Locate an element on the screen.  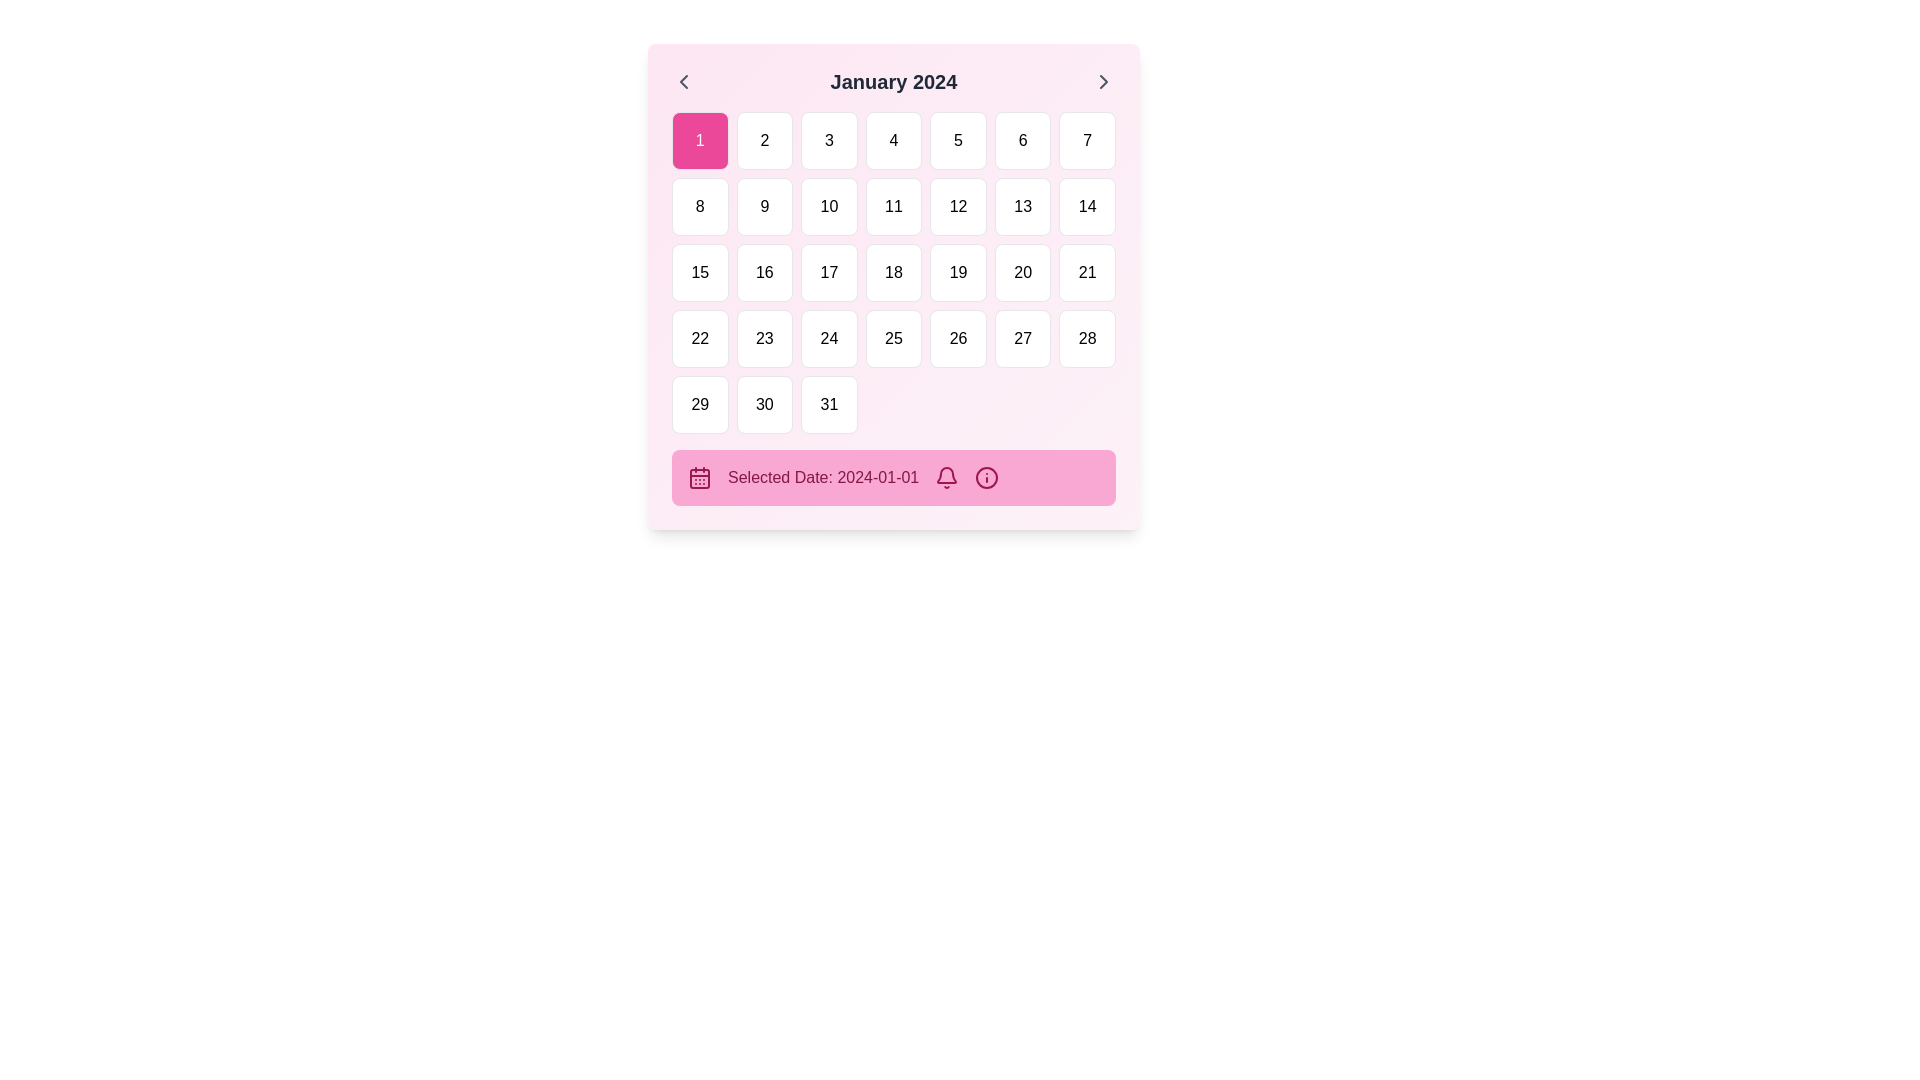
the button representing the 2nd day of the month in the calendar interface is located at coordinates (763, 140).